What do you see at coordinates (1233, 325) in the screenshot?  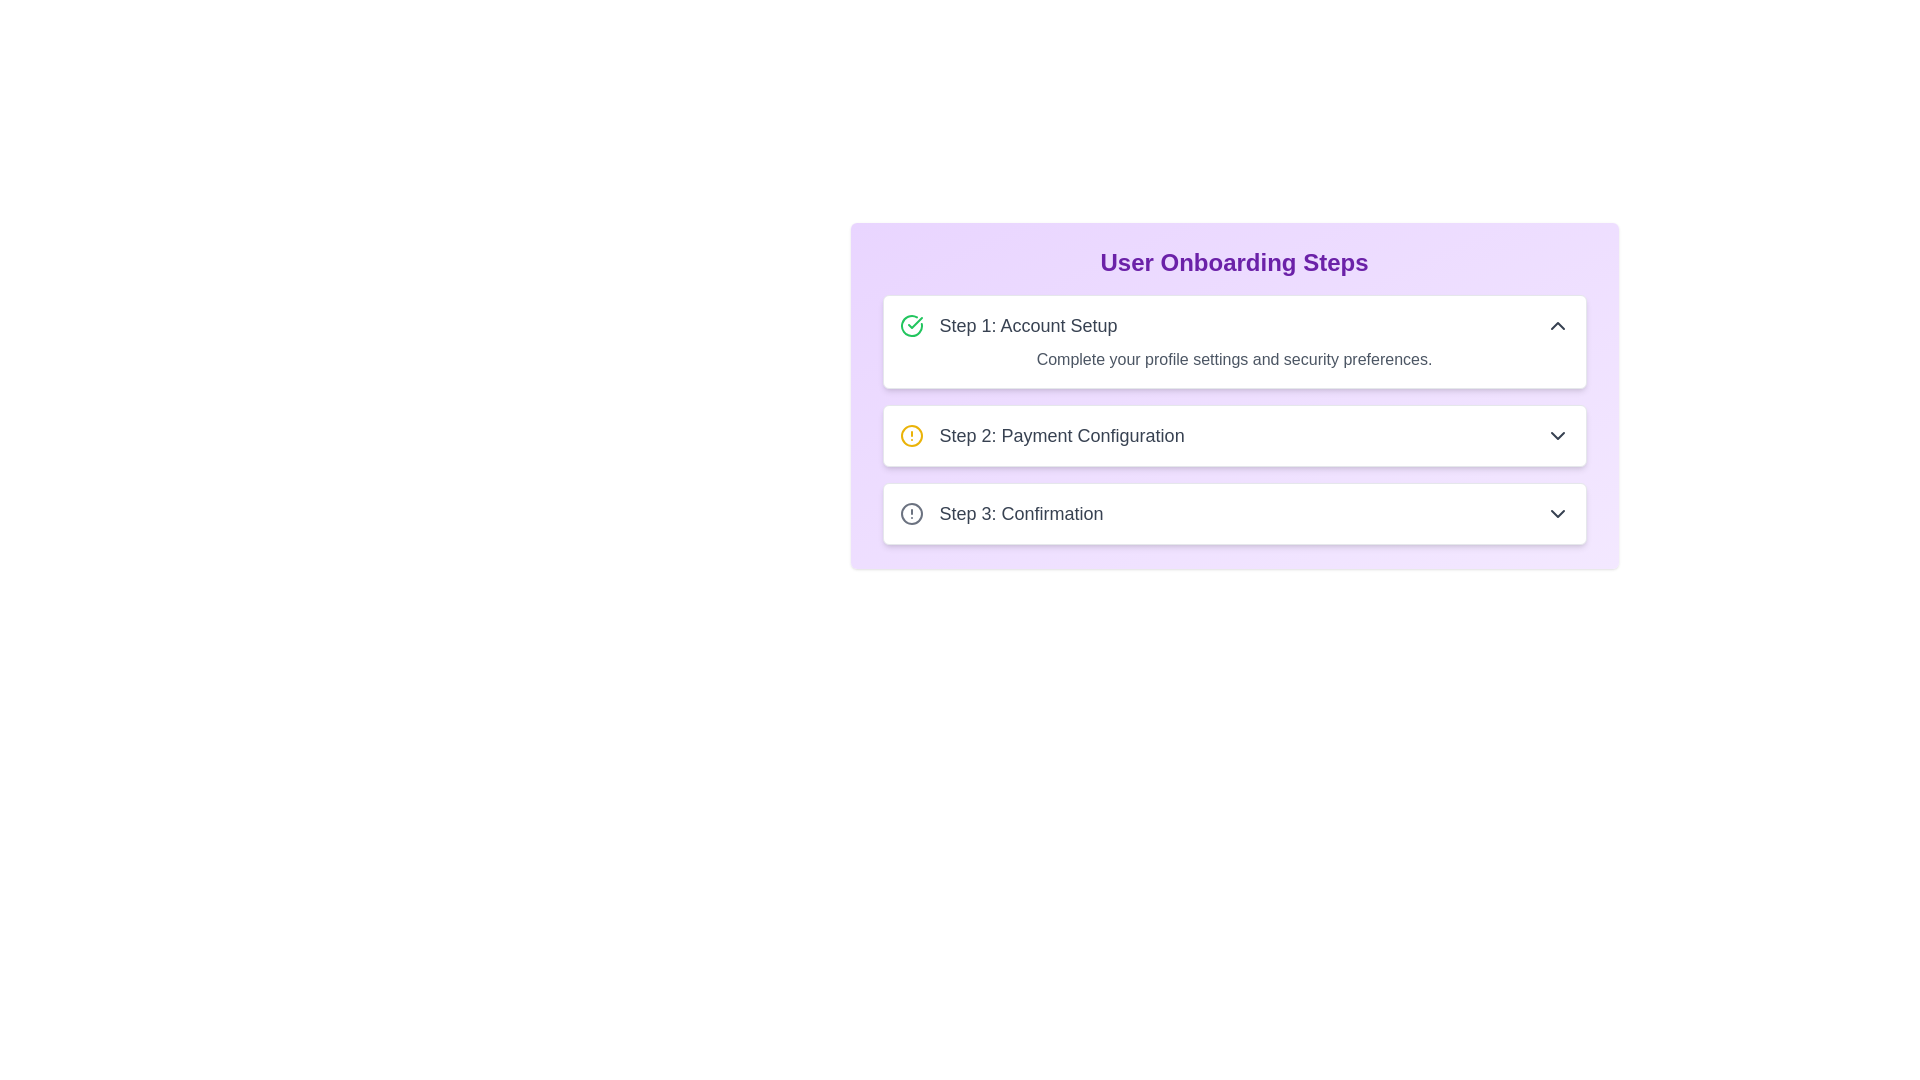 I see `the collapsible section header that initiates the user onboarding process by activating it` at bounding box center [1233, 325].